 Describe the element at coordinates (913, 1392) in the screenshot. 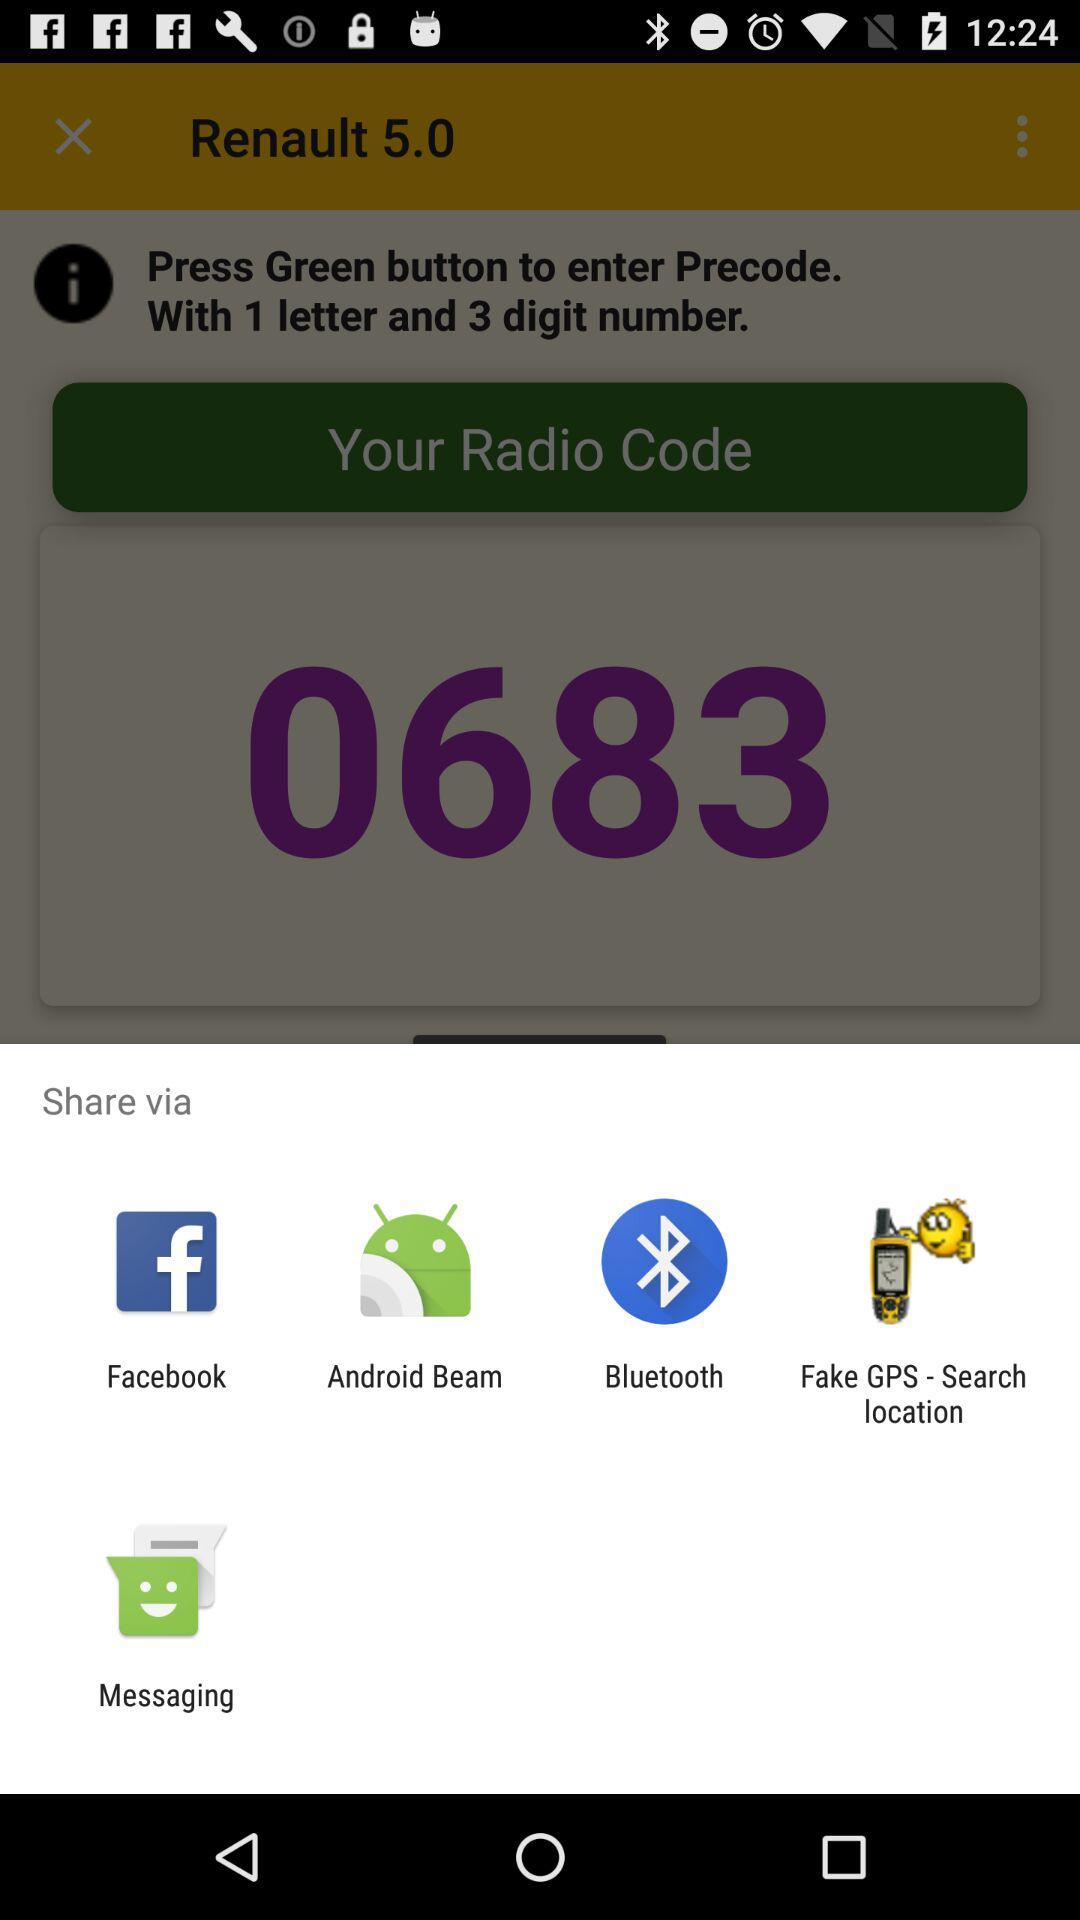

I see `app at the bottom right corner` at that location.